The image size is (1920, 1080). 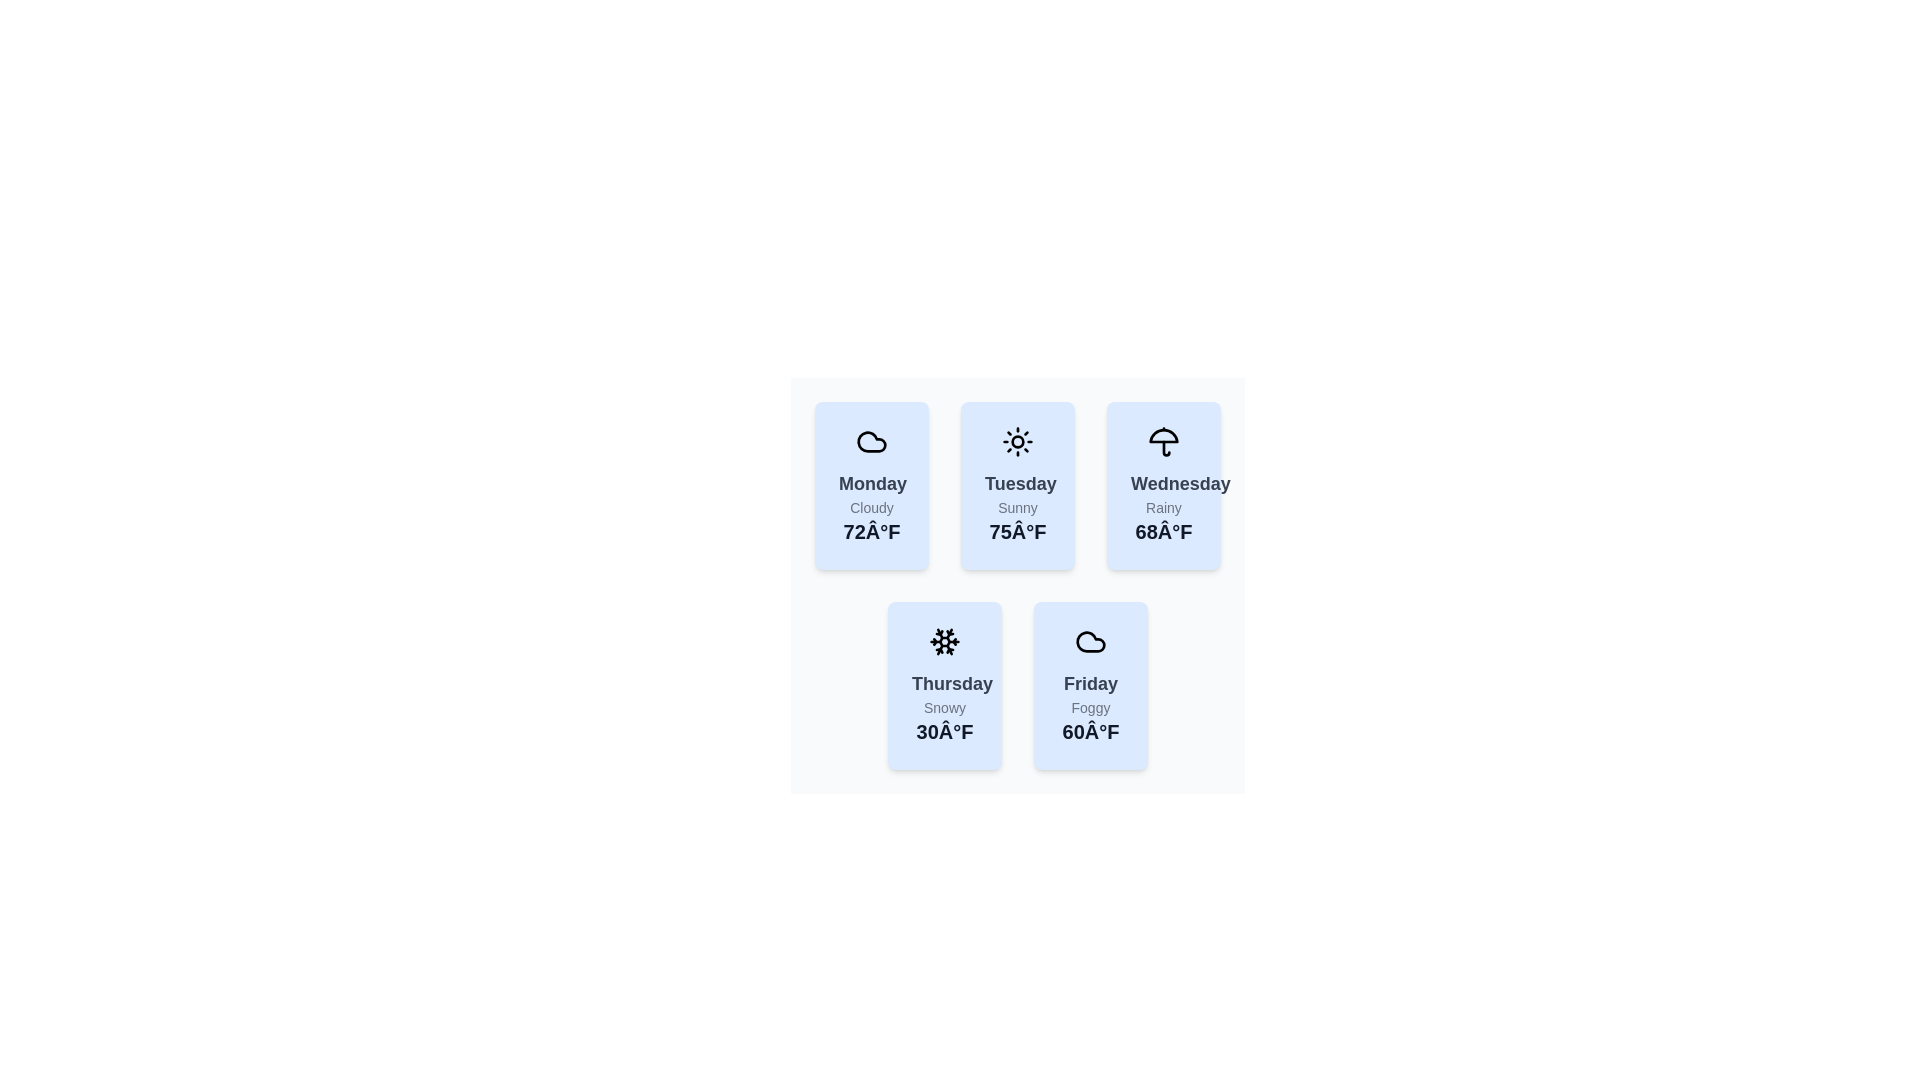 I want to click on the temperature information text label for 'Monday' displayed at the bottom of the weather card, below the 'Cloudy' text, so click(x=872, y=531).